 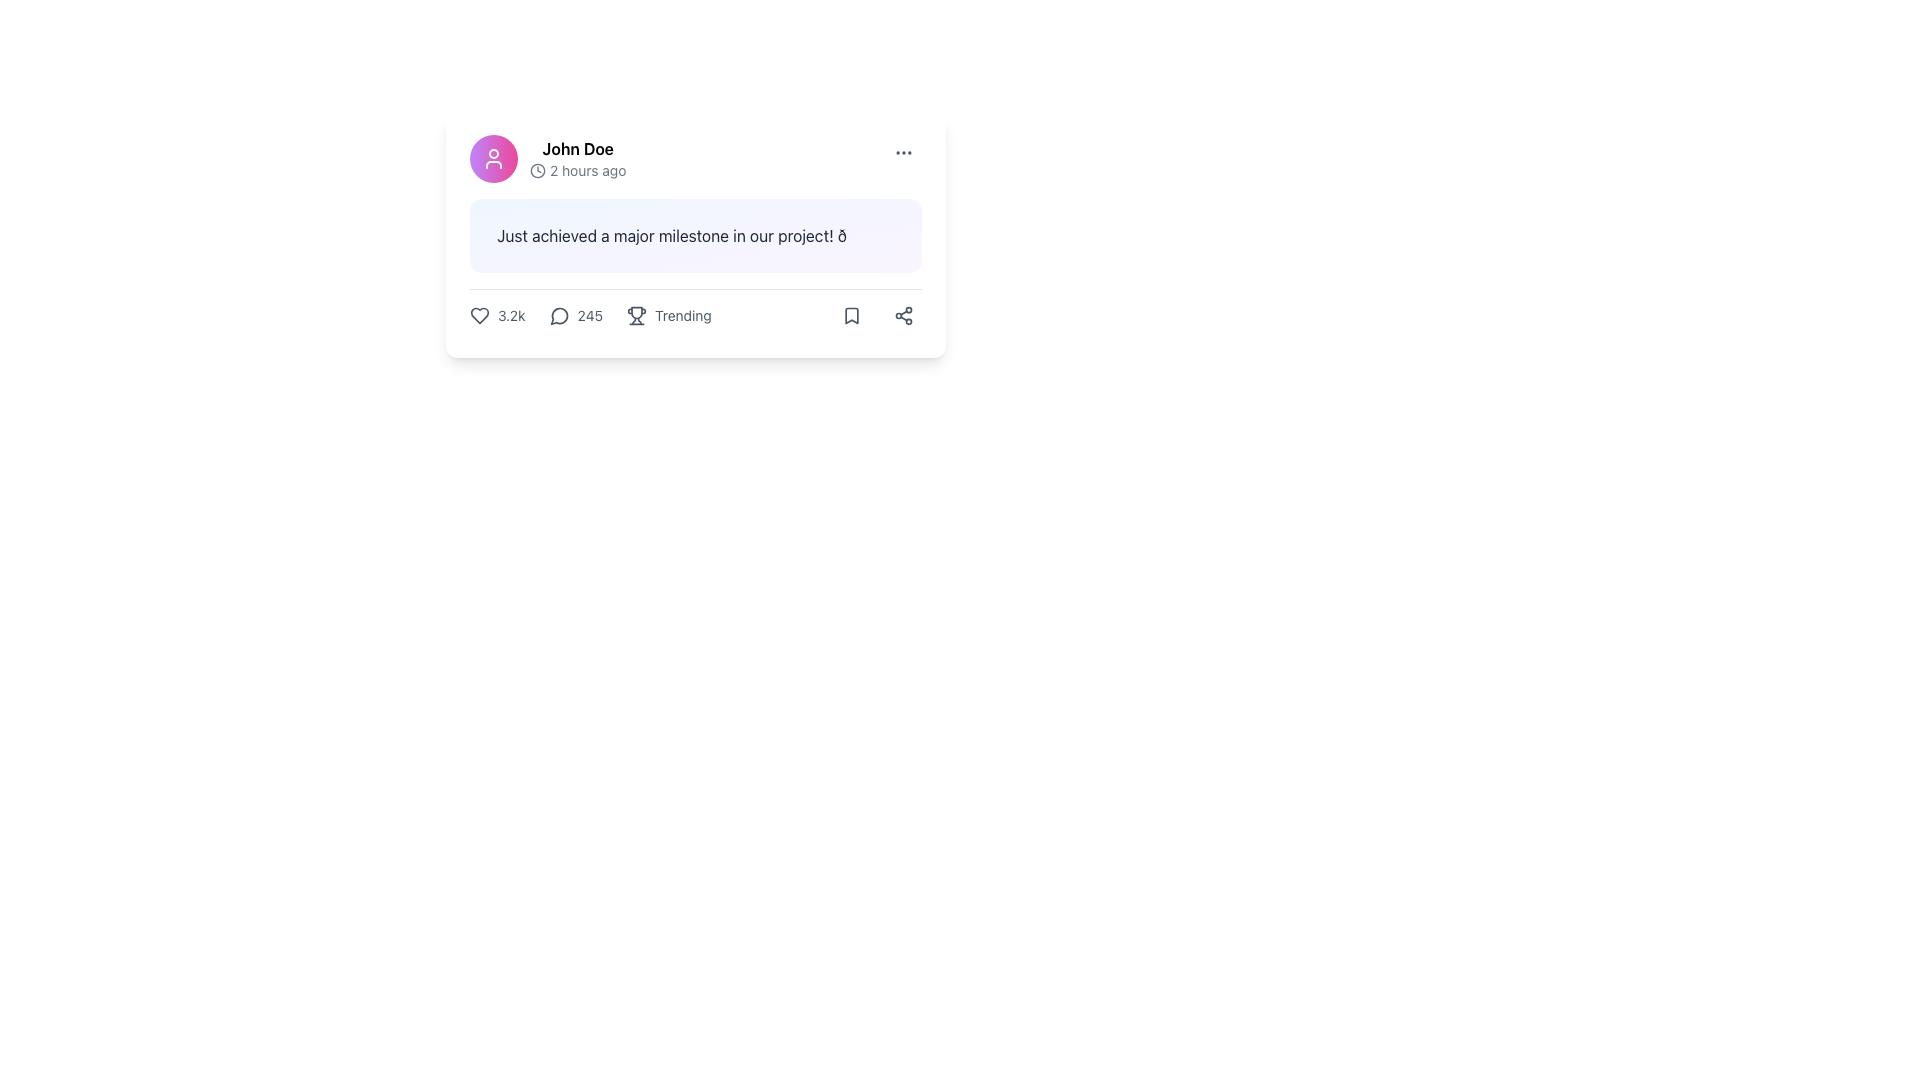 I want to click on the ellipsis icon, which is represented by three evenly spaced dots in a grayish tone located in the upper-right corner of the card component, so click(x=902, y=152).